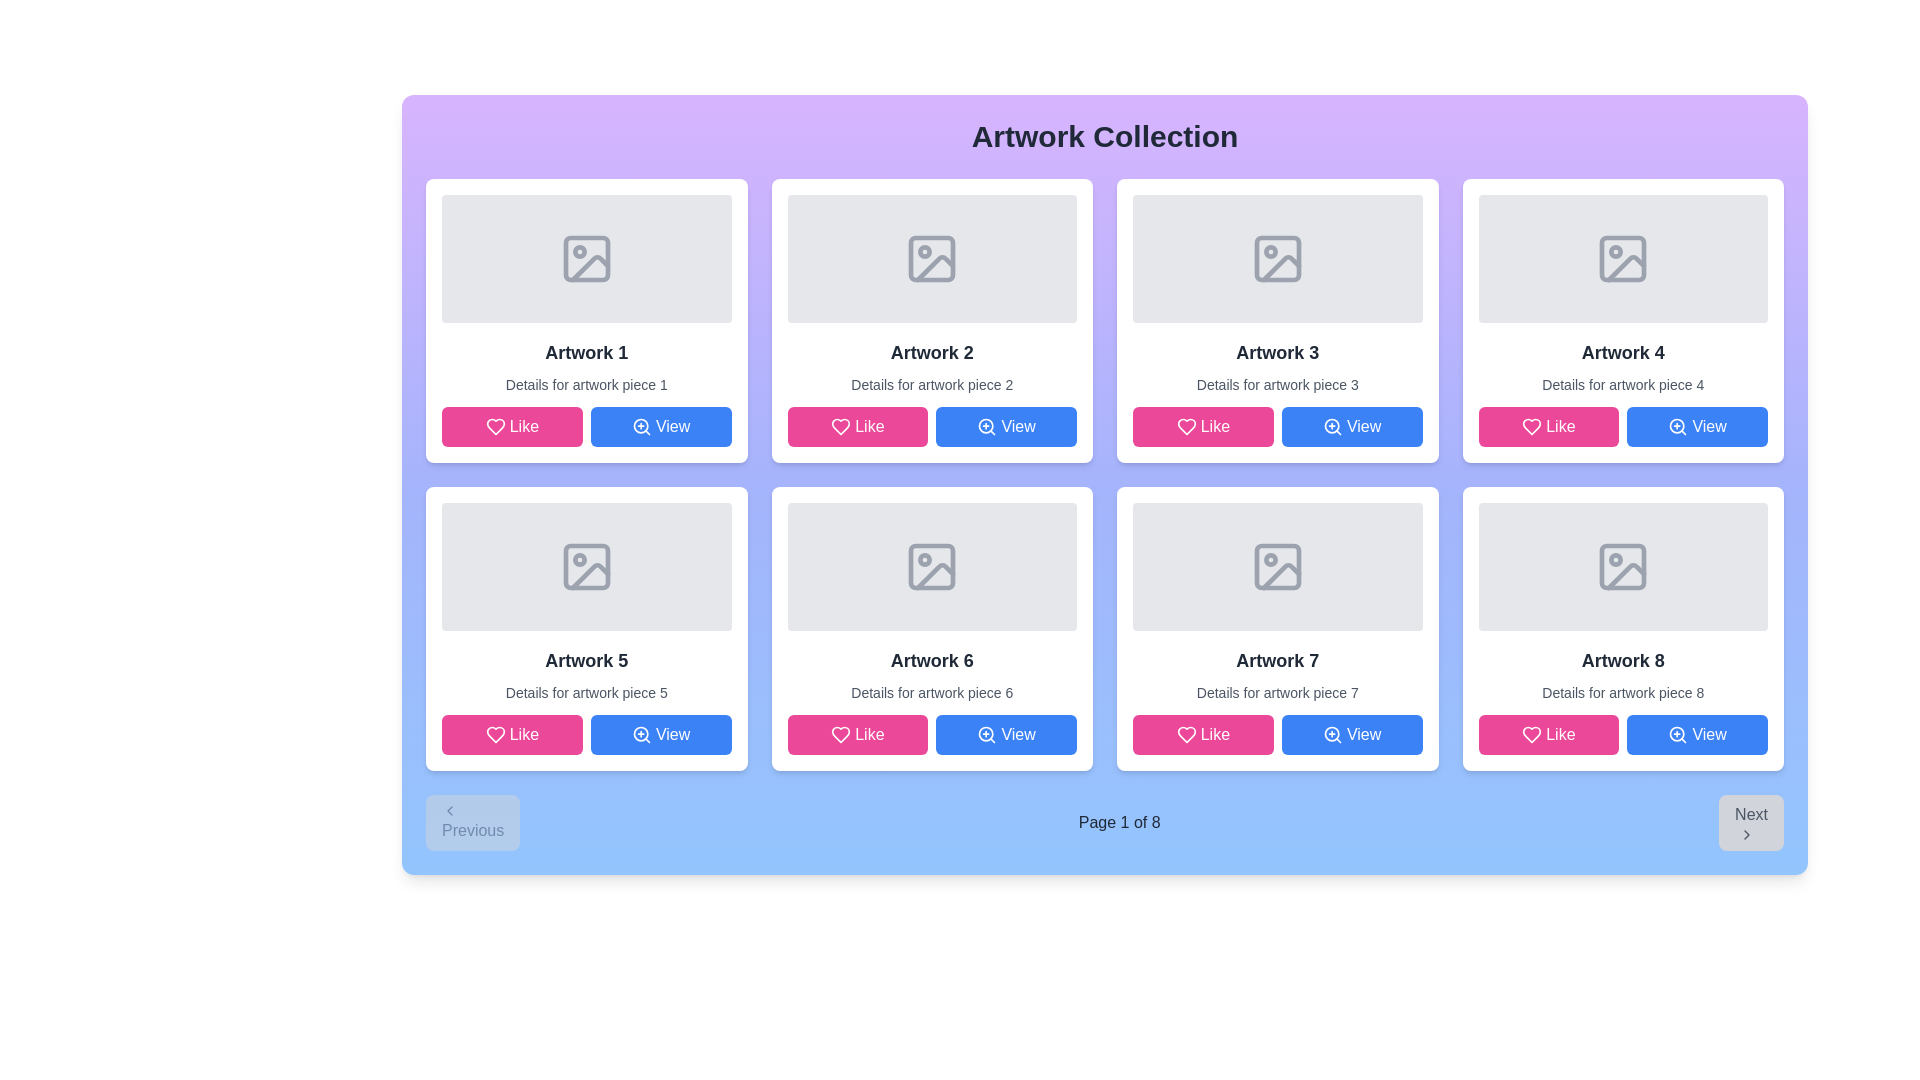 The image size is (1920, 1080). Describe the element at coordinates (924, 250) in the screenshot. I see `small circular SVG element located inside the 'Artwork 2' card's image icon in the artwork grid` at that location.